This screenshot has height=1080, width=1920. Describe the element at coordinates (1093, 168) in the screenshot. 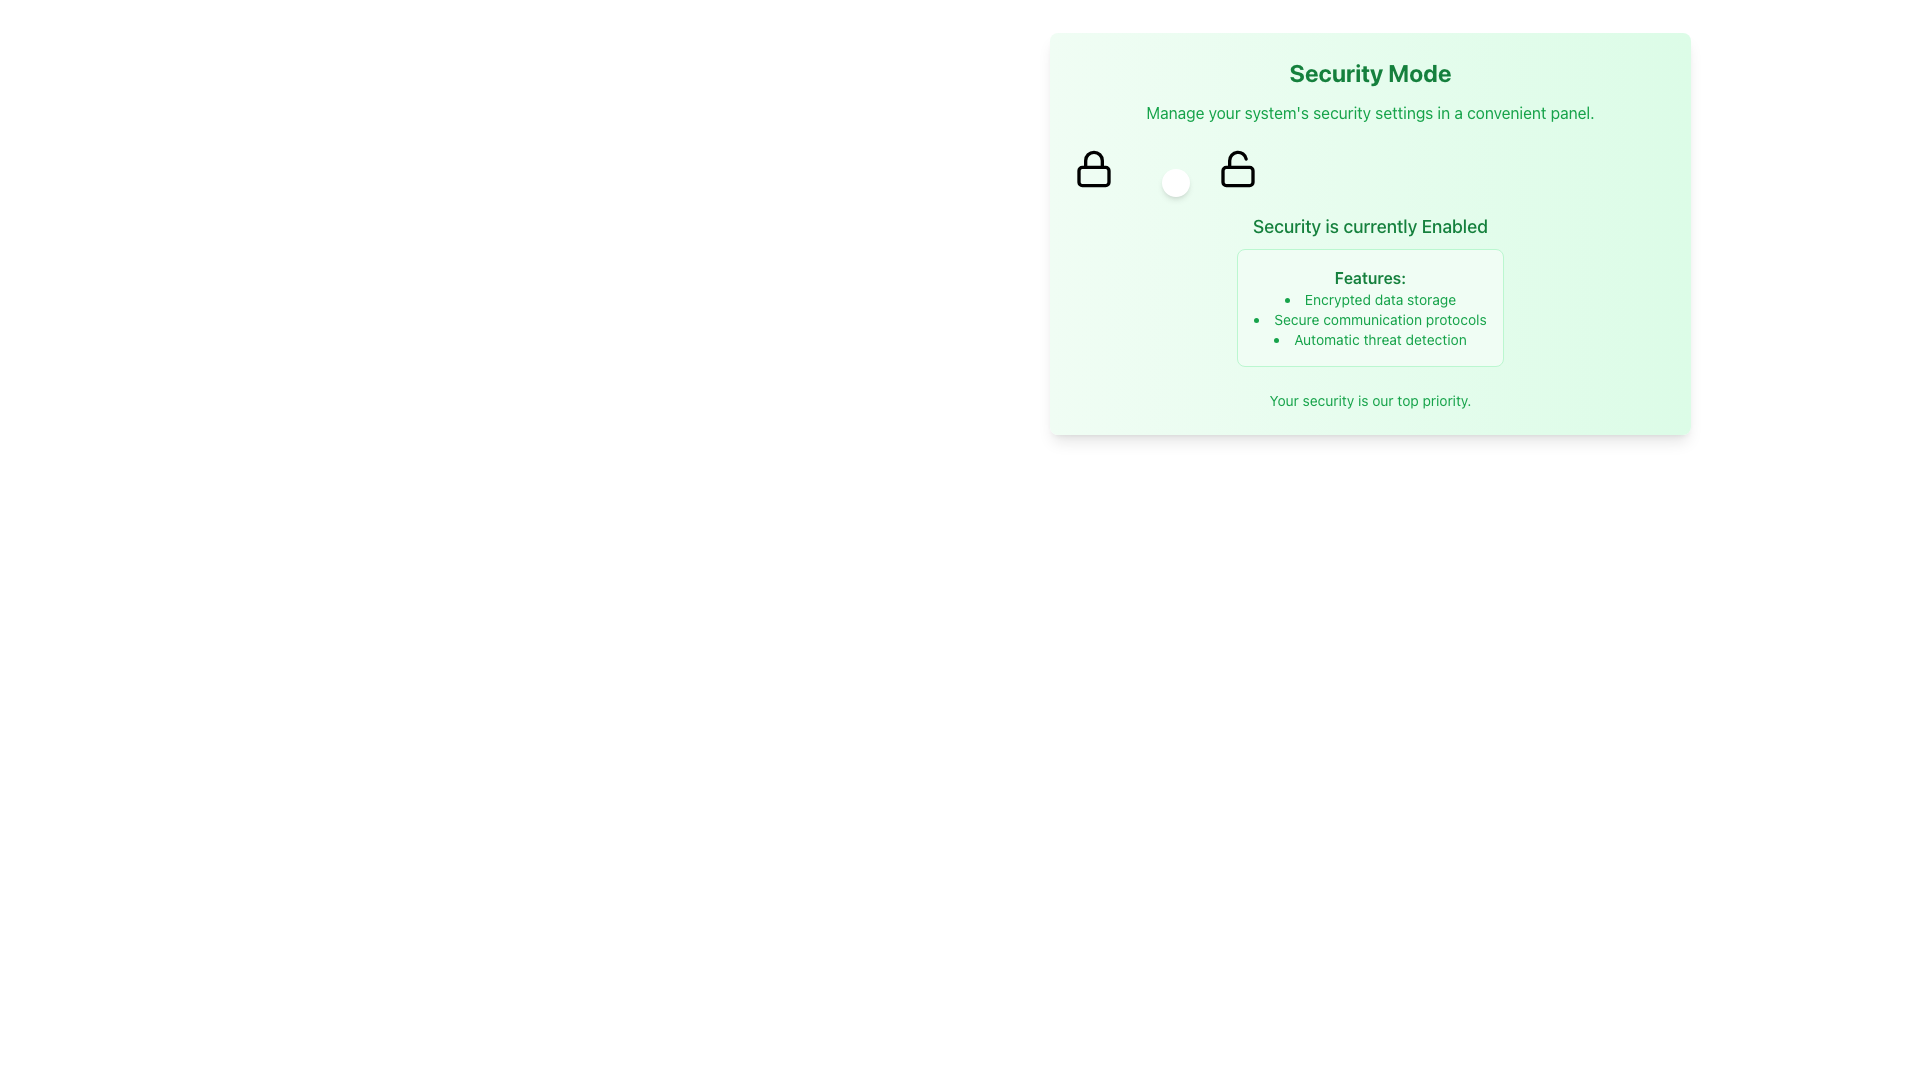

I see `the lock icon in the security settings panel, which is the first element in a sequence of icons and has a distinctive green hue with modern styling` at that location.